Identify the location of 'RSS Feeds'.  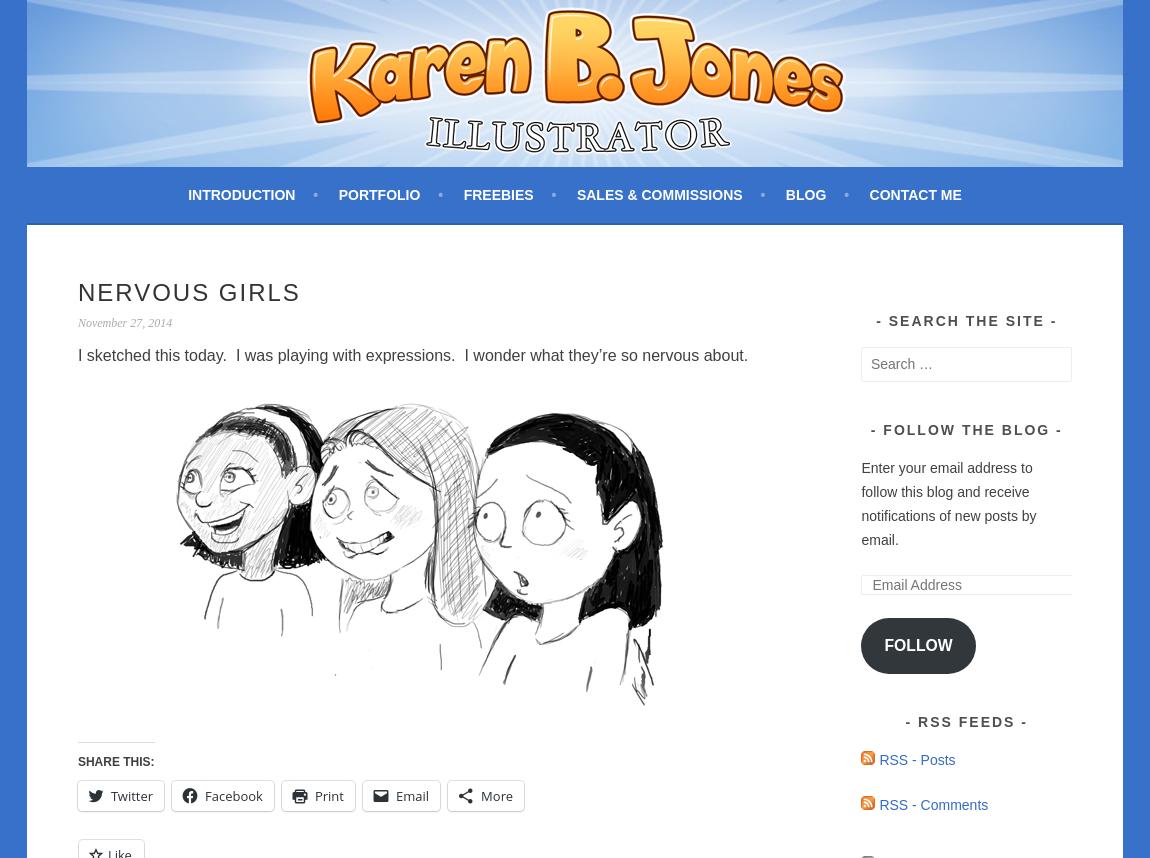
(966, 722).